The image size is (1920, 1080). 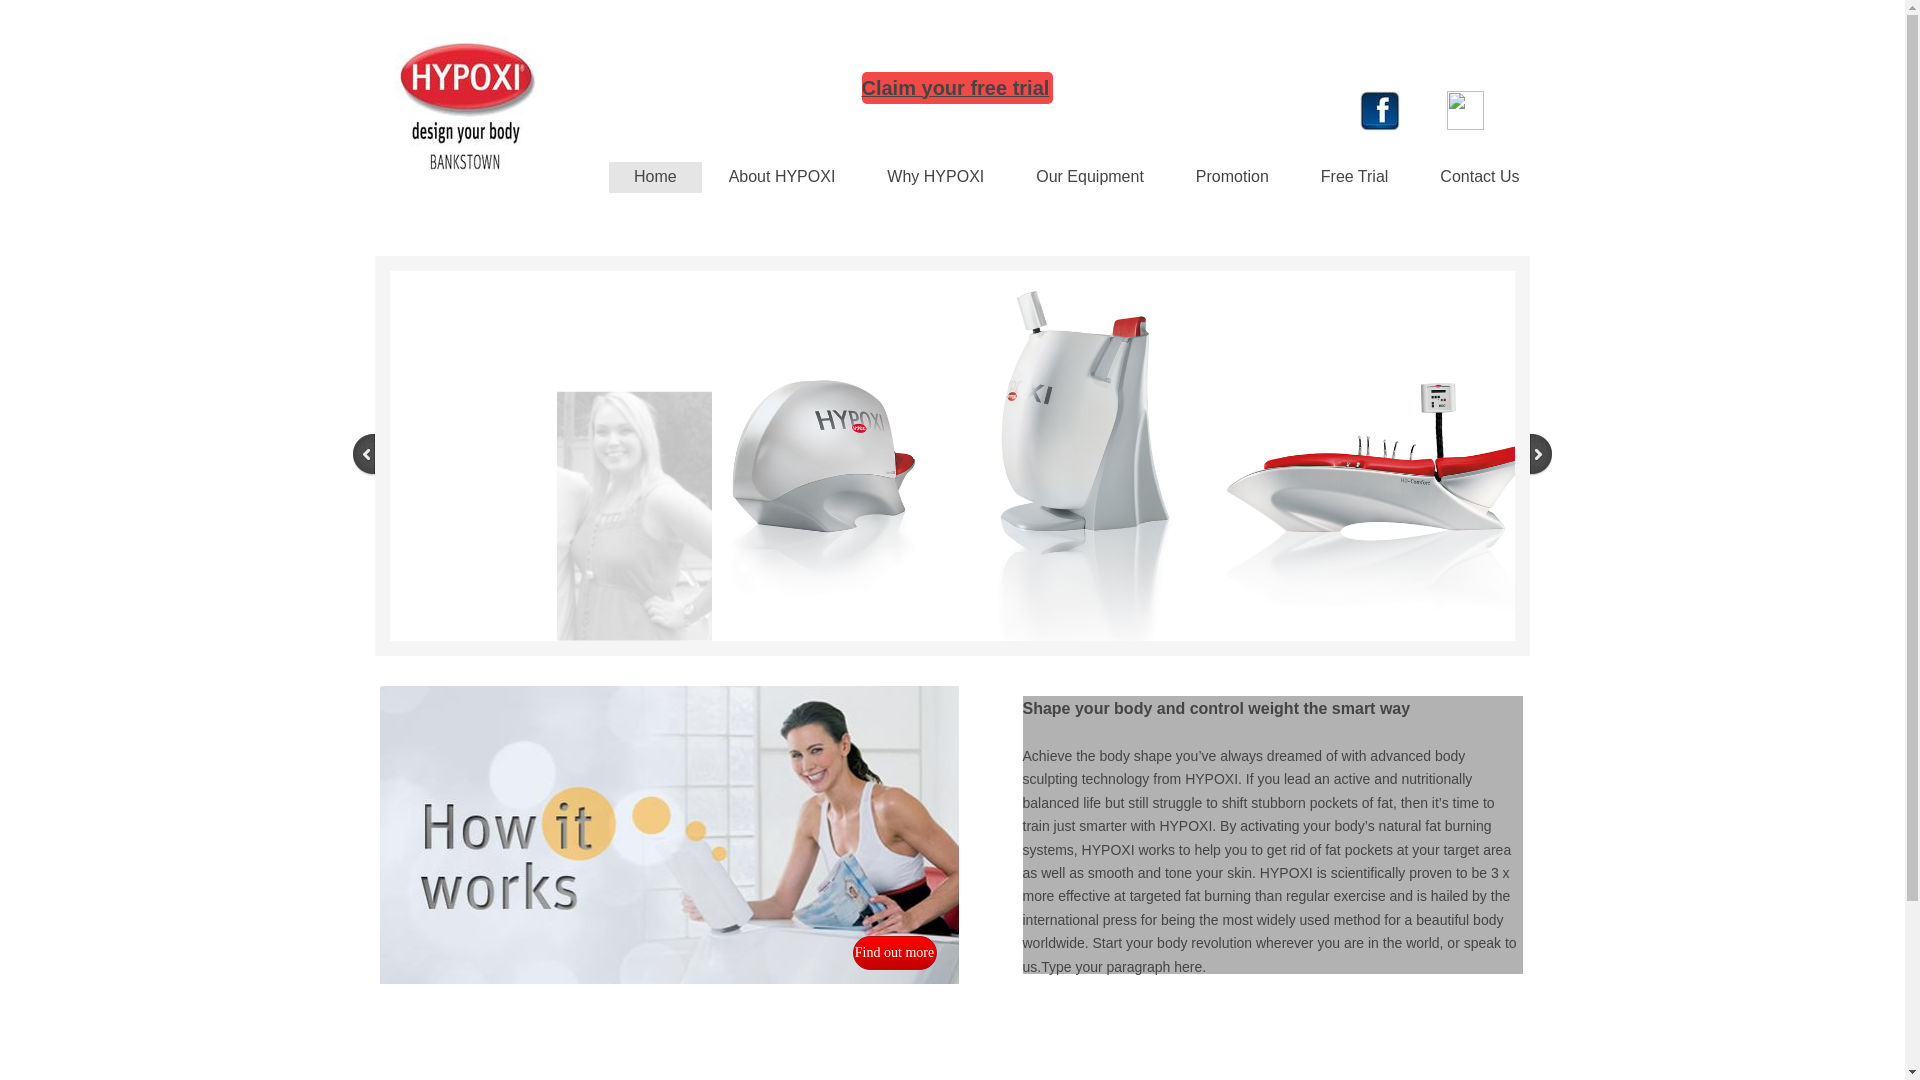 What do you see at coordinates (1171, 176) in the screenshot?
I see `'Promotion'` at bounding box center [1171, 176].